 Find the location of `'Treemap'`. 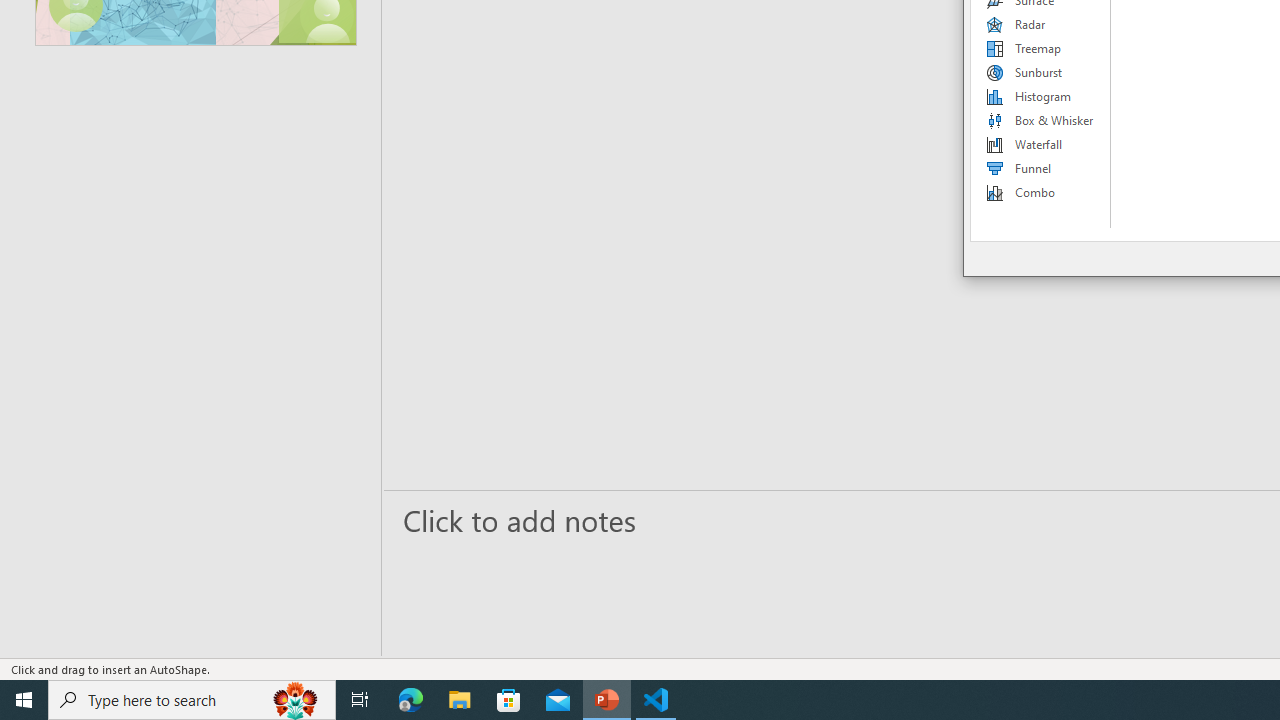

'Treemap' is located at coordinates (1040, 47).